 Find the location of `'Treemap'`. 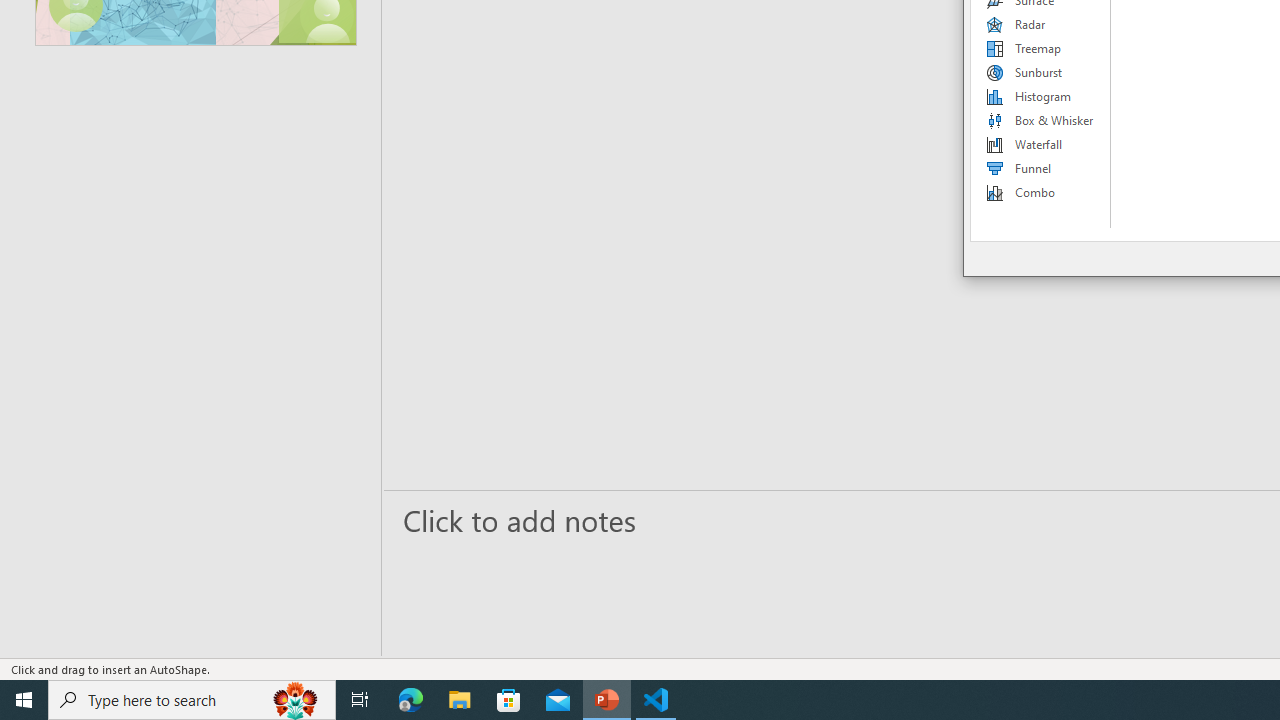

'Treemap' is located at coordinates (1040, 47).